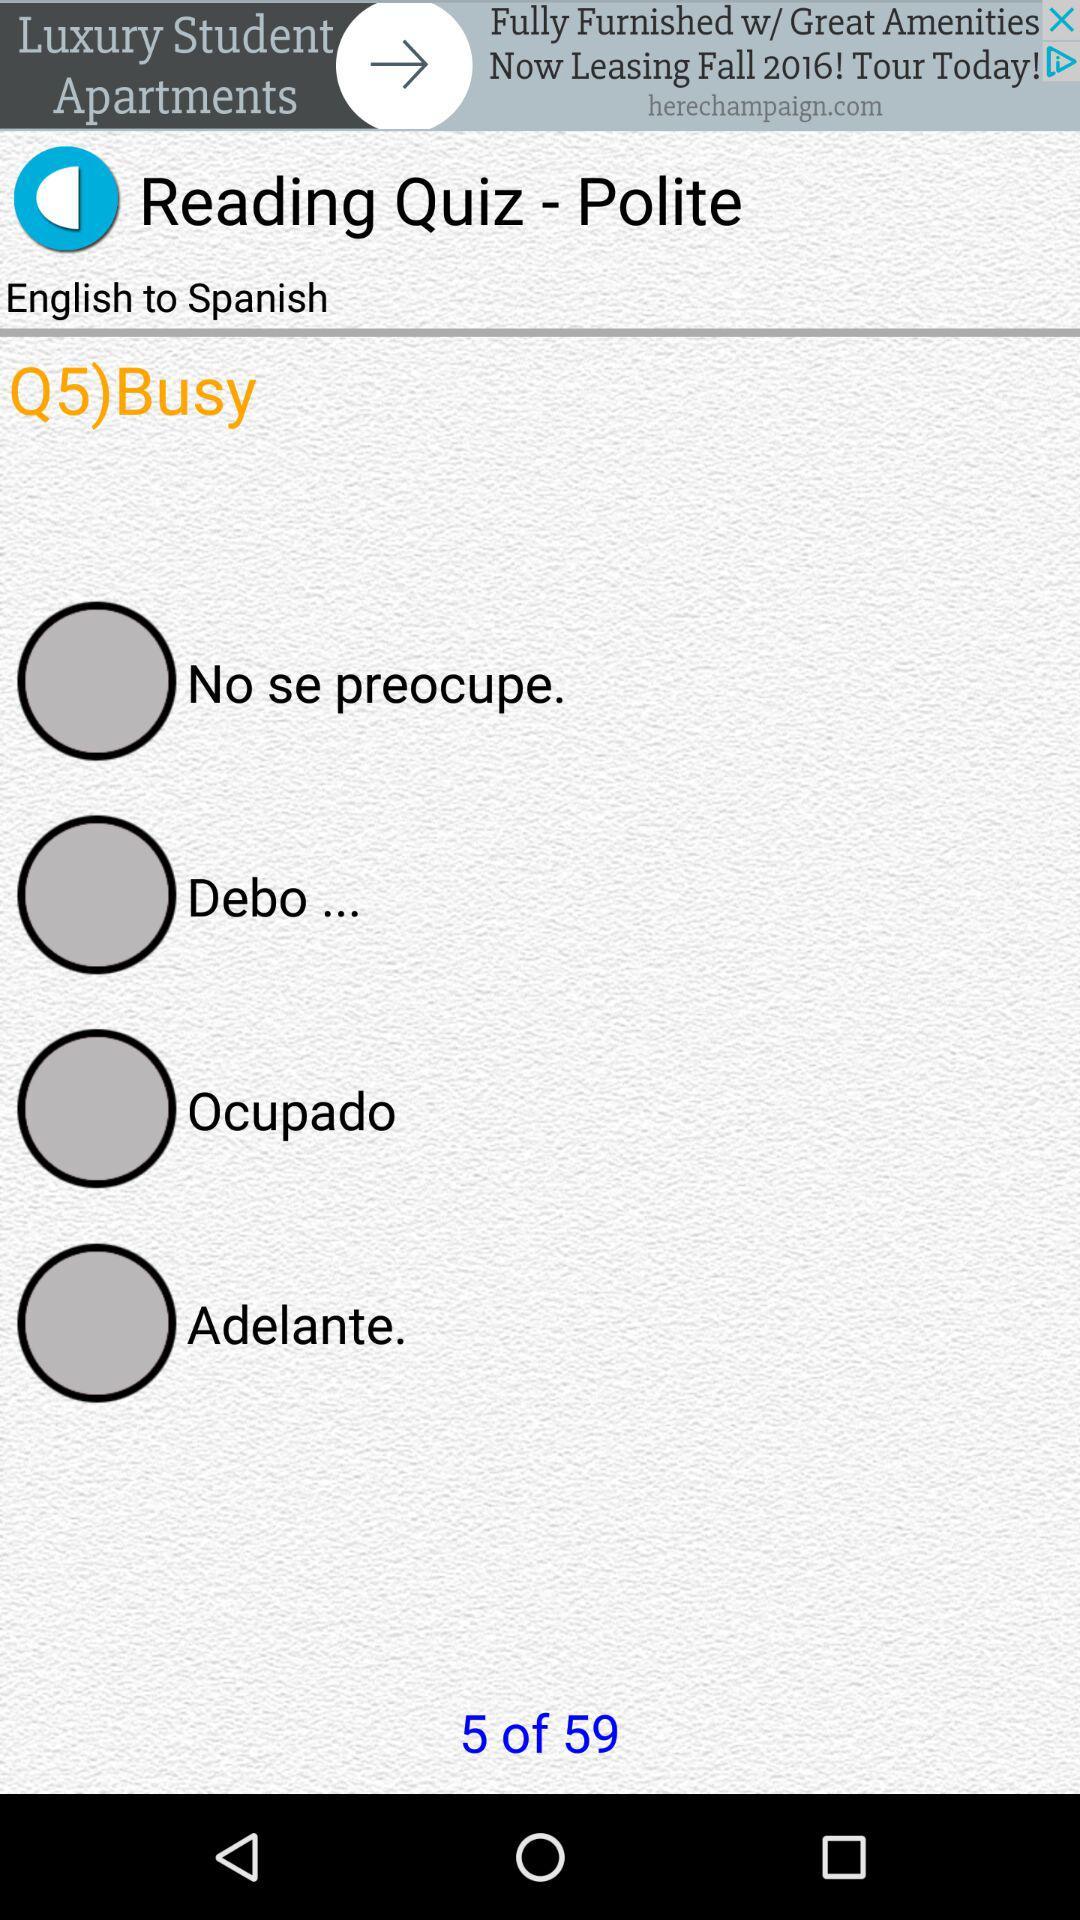 Image resolution: width=1080 pixels, height=1920 pixels. What do you see at coordinates (97, 681) in the screenshot?
I see `button` at bounding box center [97, 681].